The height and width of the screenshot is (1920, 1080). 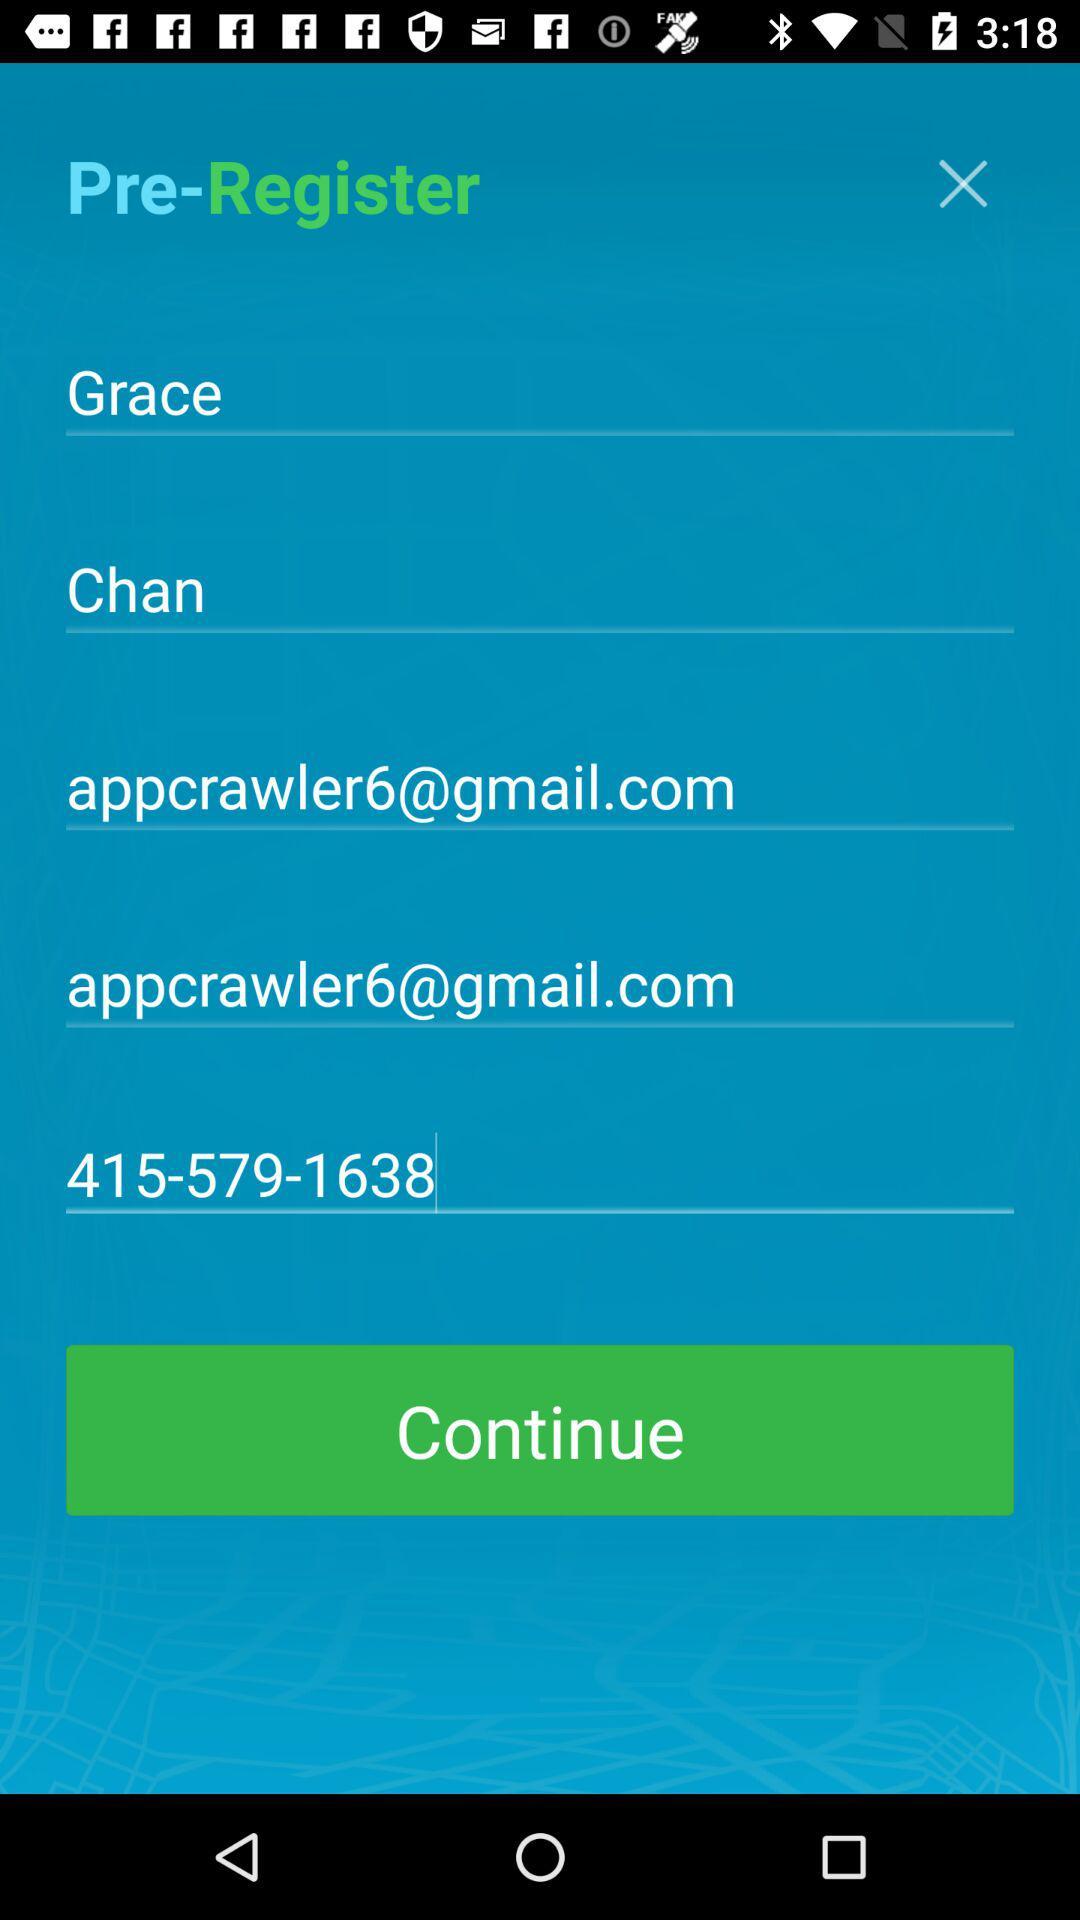 I want to click on icon above the chan, so click(x=540, y=389).